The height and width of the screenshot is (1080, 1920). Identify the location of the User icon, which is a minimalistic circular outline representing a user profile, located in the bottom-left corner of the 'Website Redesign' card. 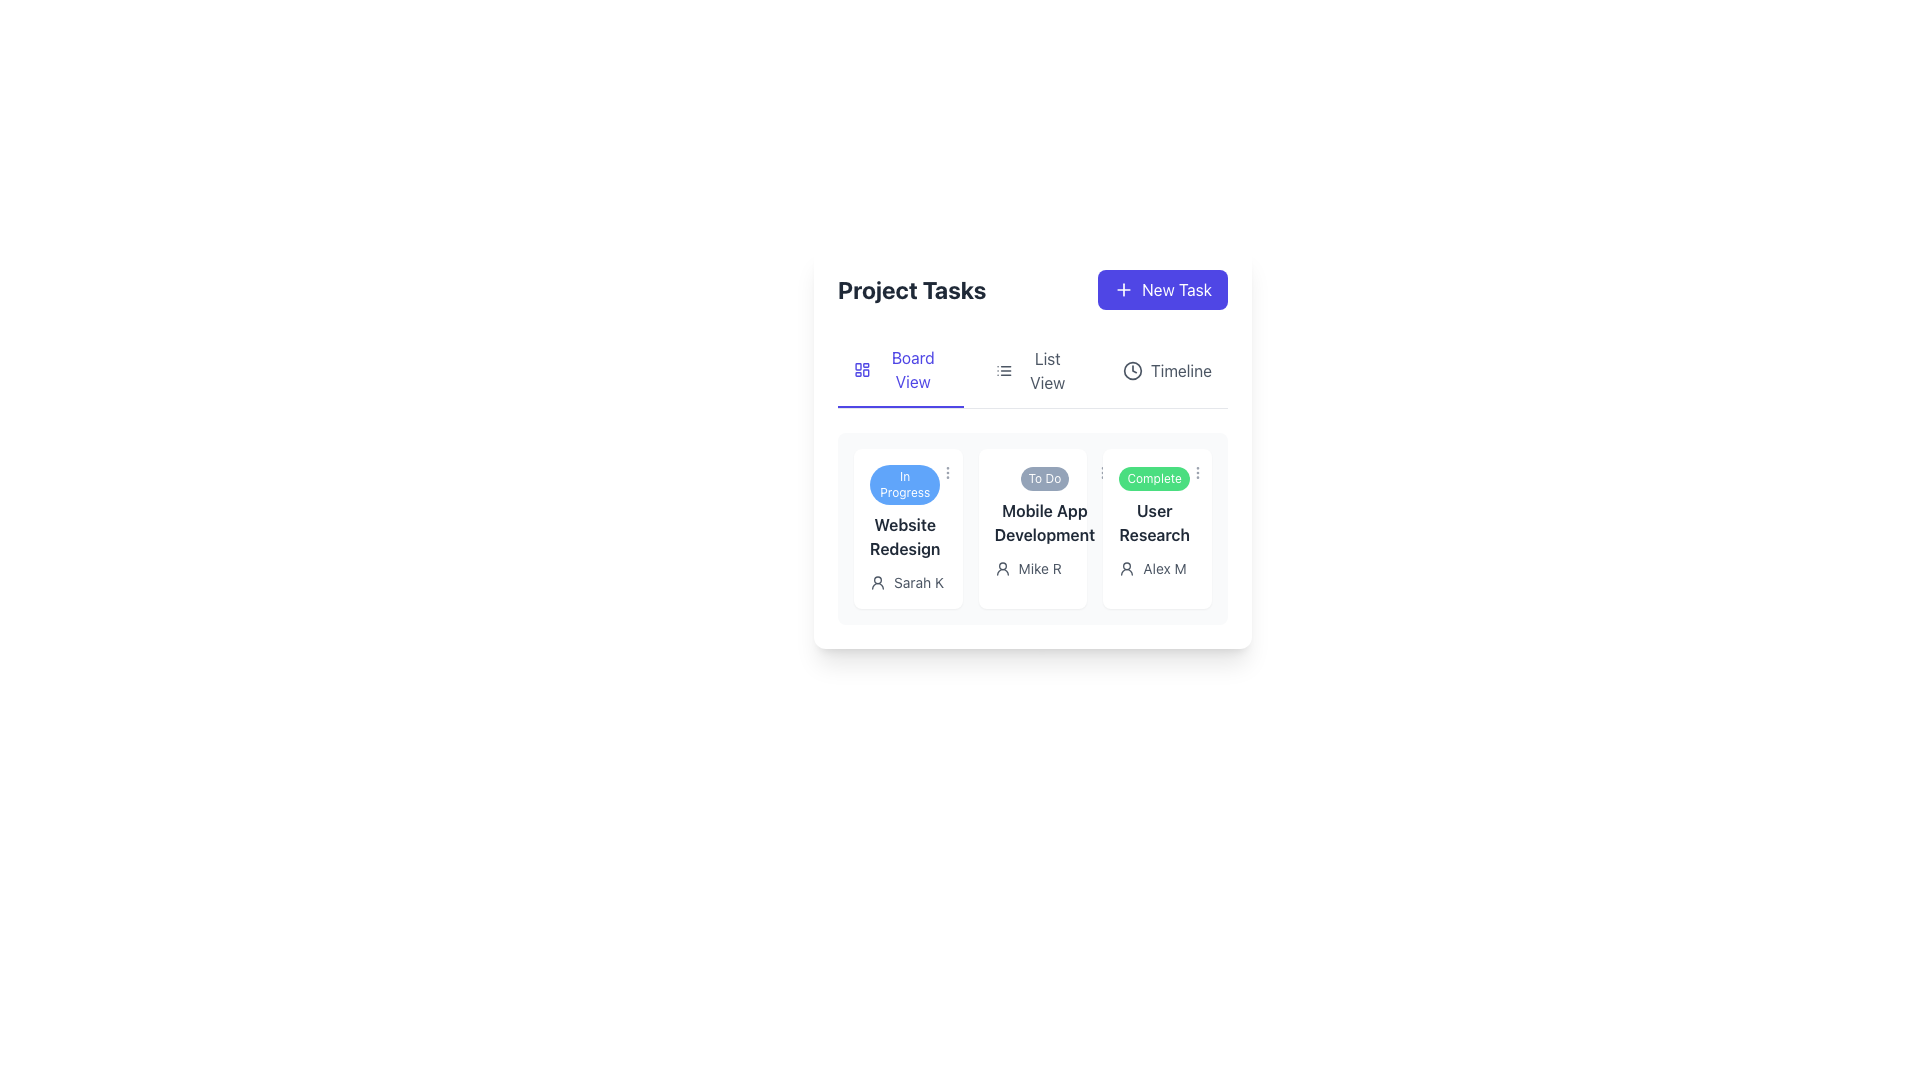
(878, 582).